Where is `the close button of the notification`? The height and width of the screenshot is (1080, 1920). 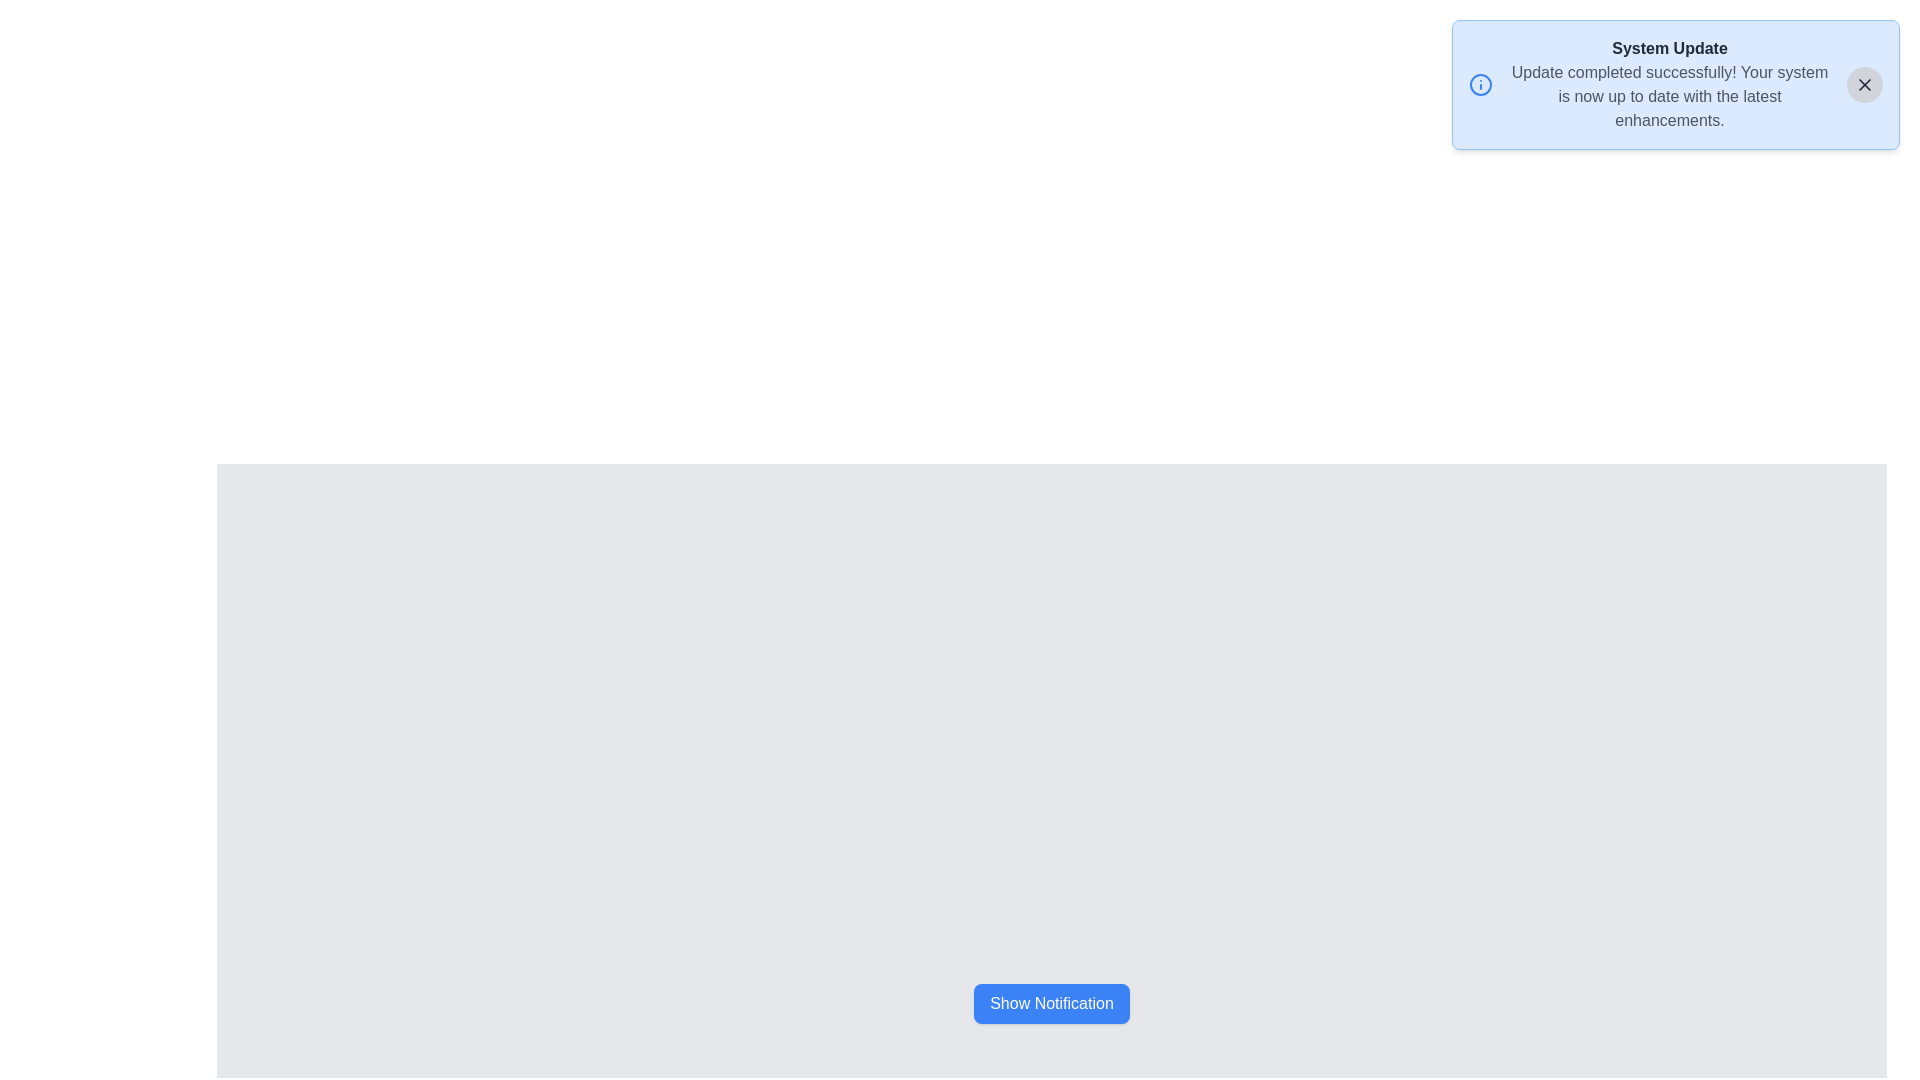 the close button of the notification is located at coordinates (1864, 83).